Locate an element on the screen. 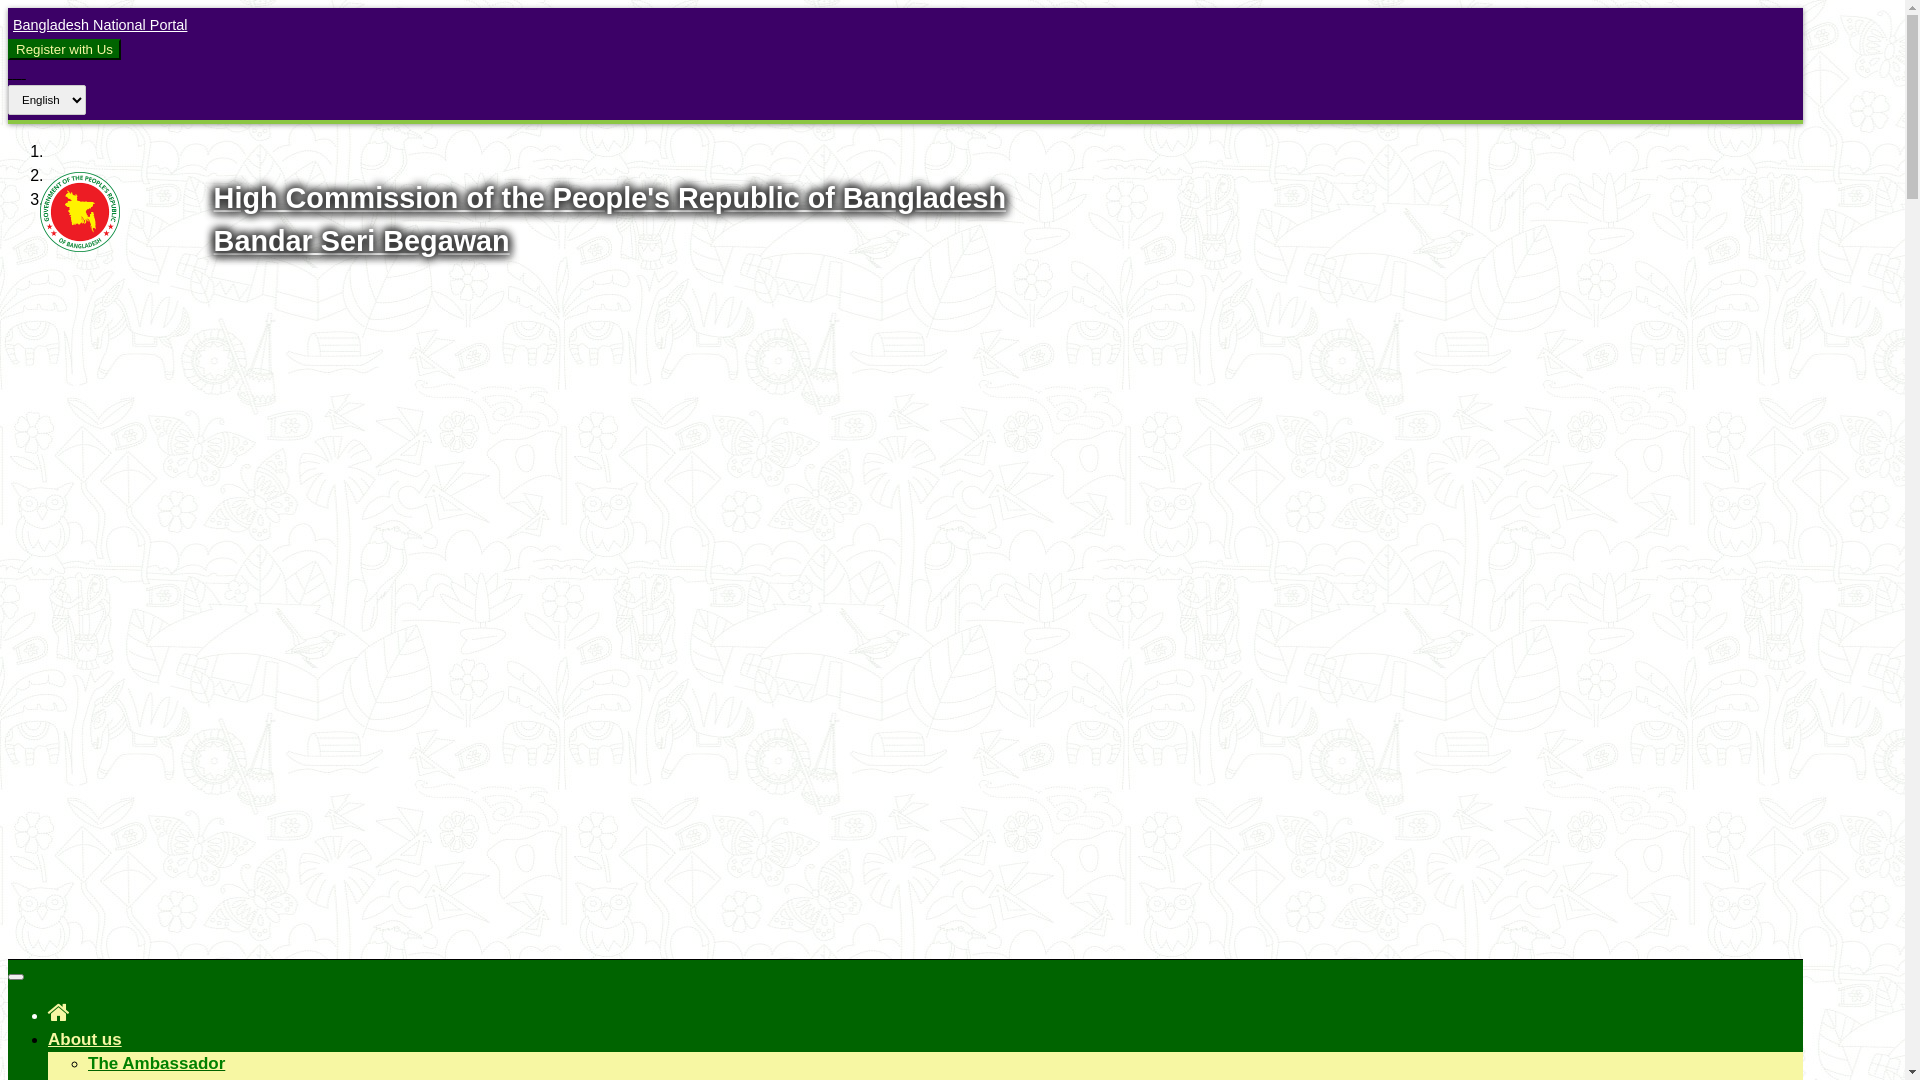  'Logo' is located at coordinates (80, 245).